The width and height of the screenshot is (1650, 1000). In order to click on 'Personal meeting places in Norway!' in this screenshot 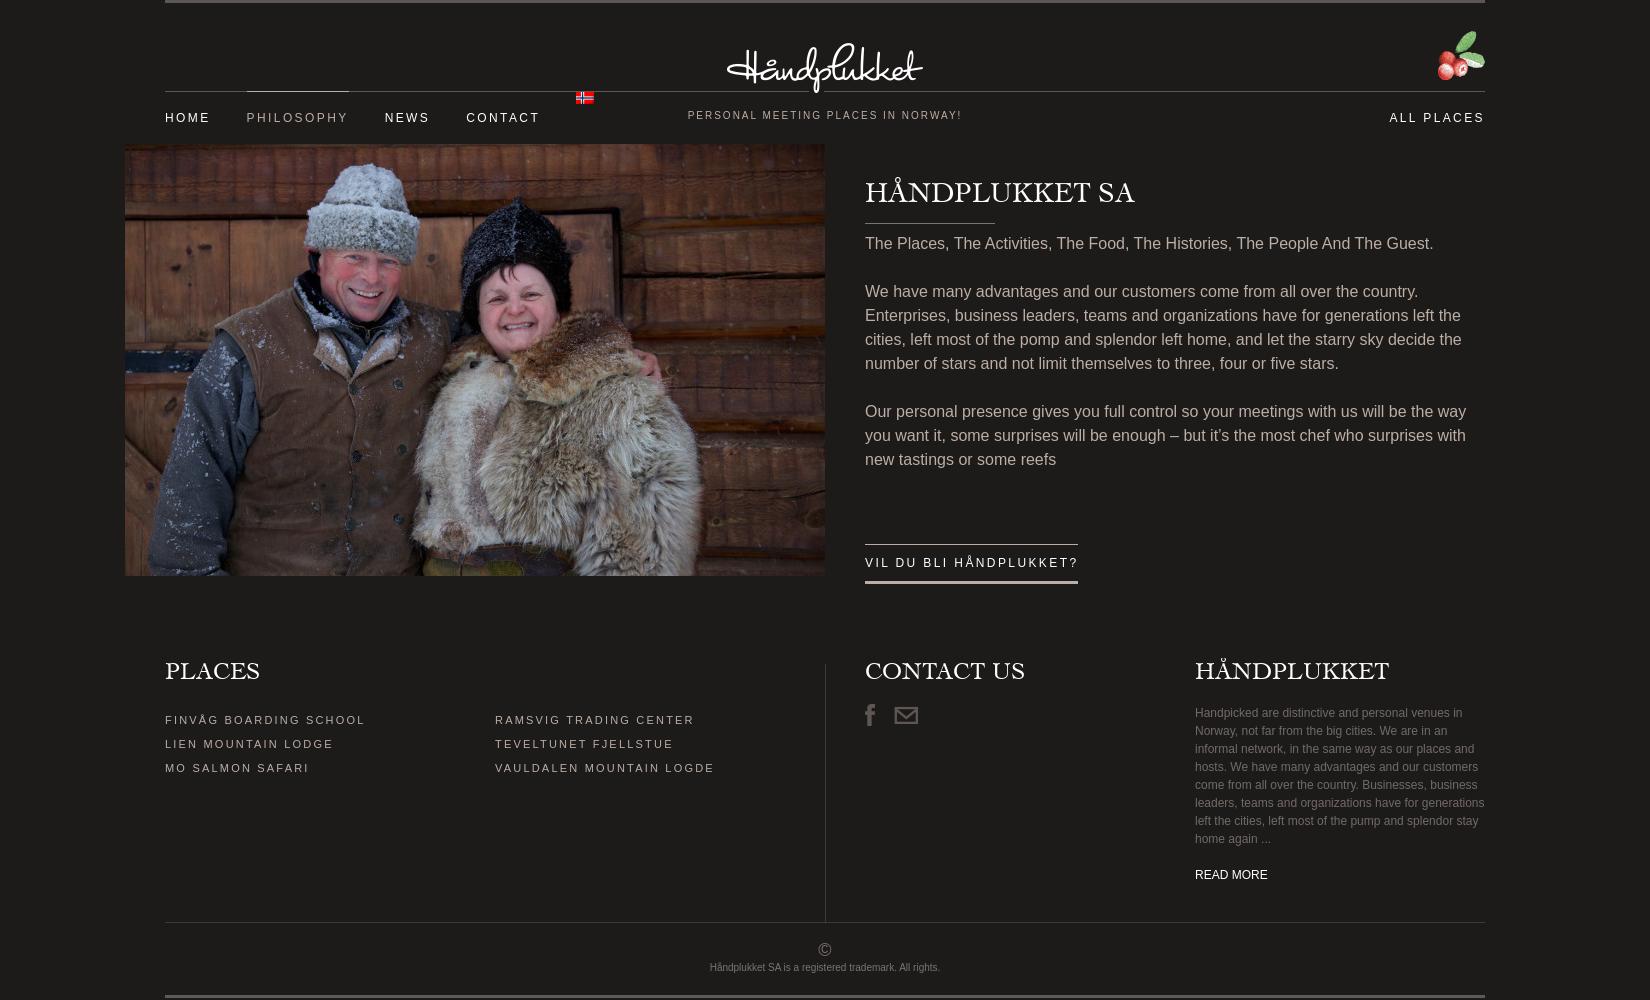, I will do `click(686, 114)`.